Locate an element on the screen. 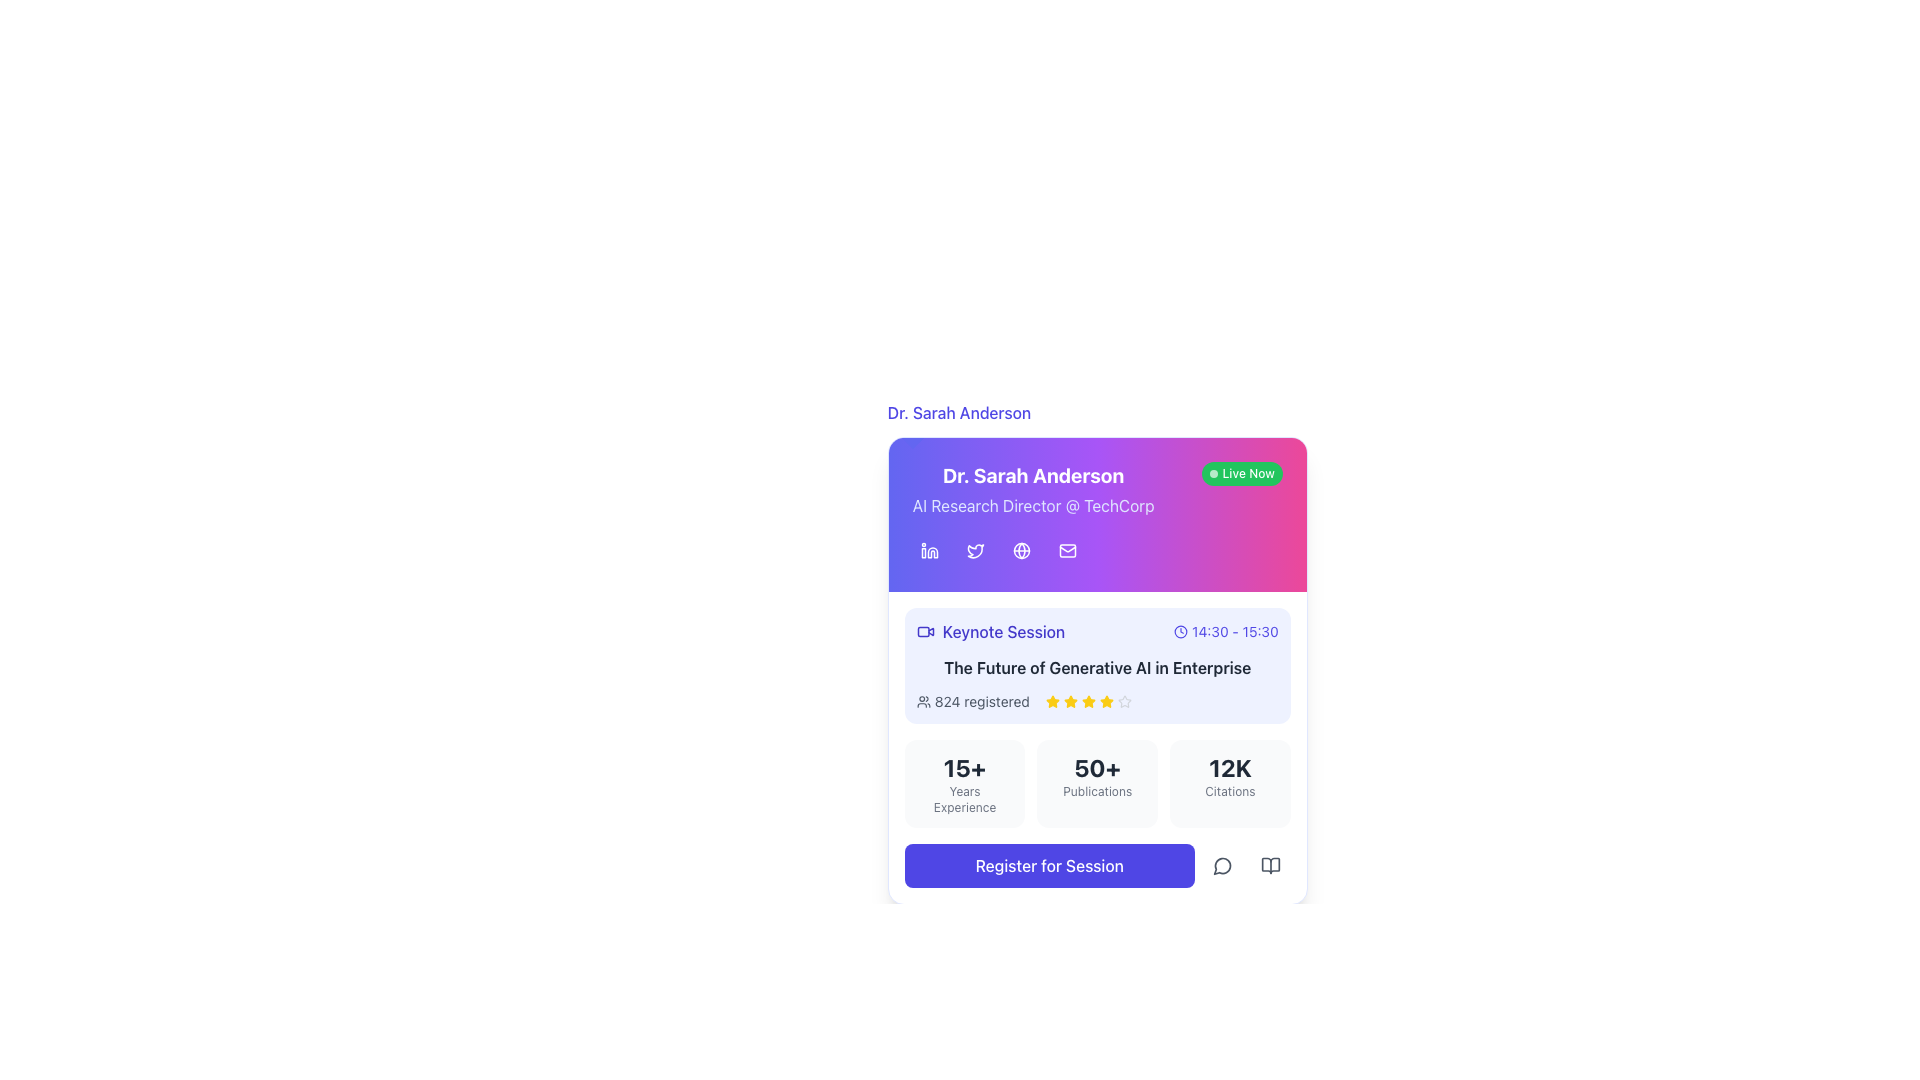  the LinkedIn button, which is a square-shaped icon with a purple background and a white 'in' logo, located at the top left corner of the row of social media icons, to visit the LinkedIn profile is located at coordinates (928, 551).